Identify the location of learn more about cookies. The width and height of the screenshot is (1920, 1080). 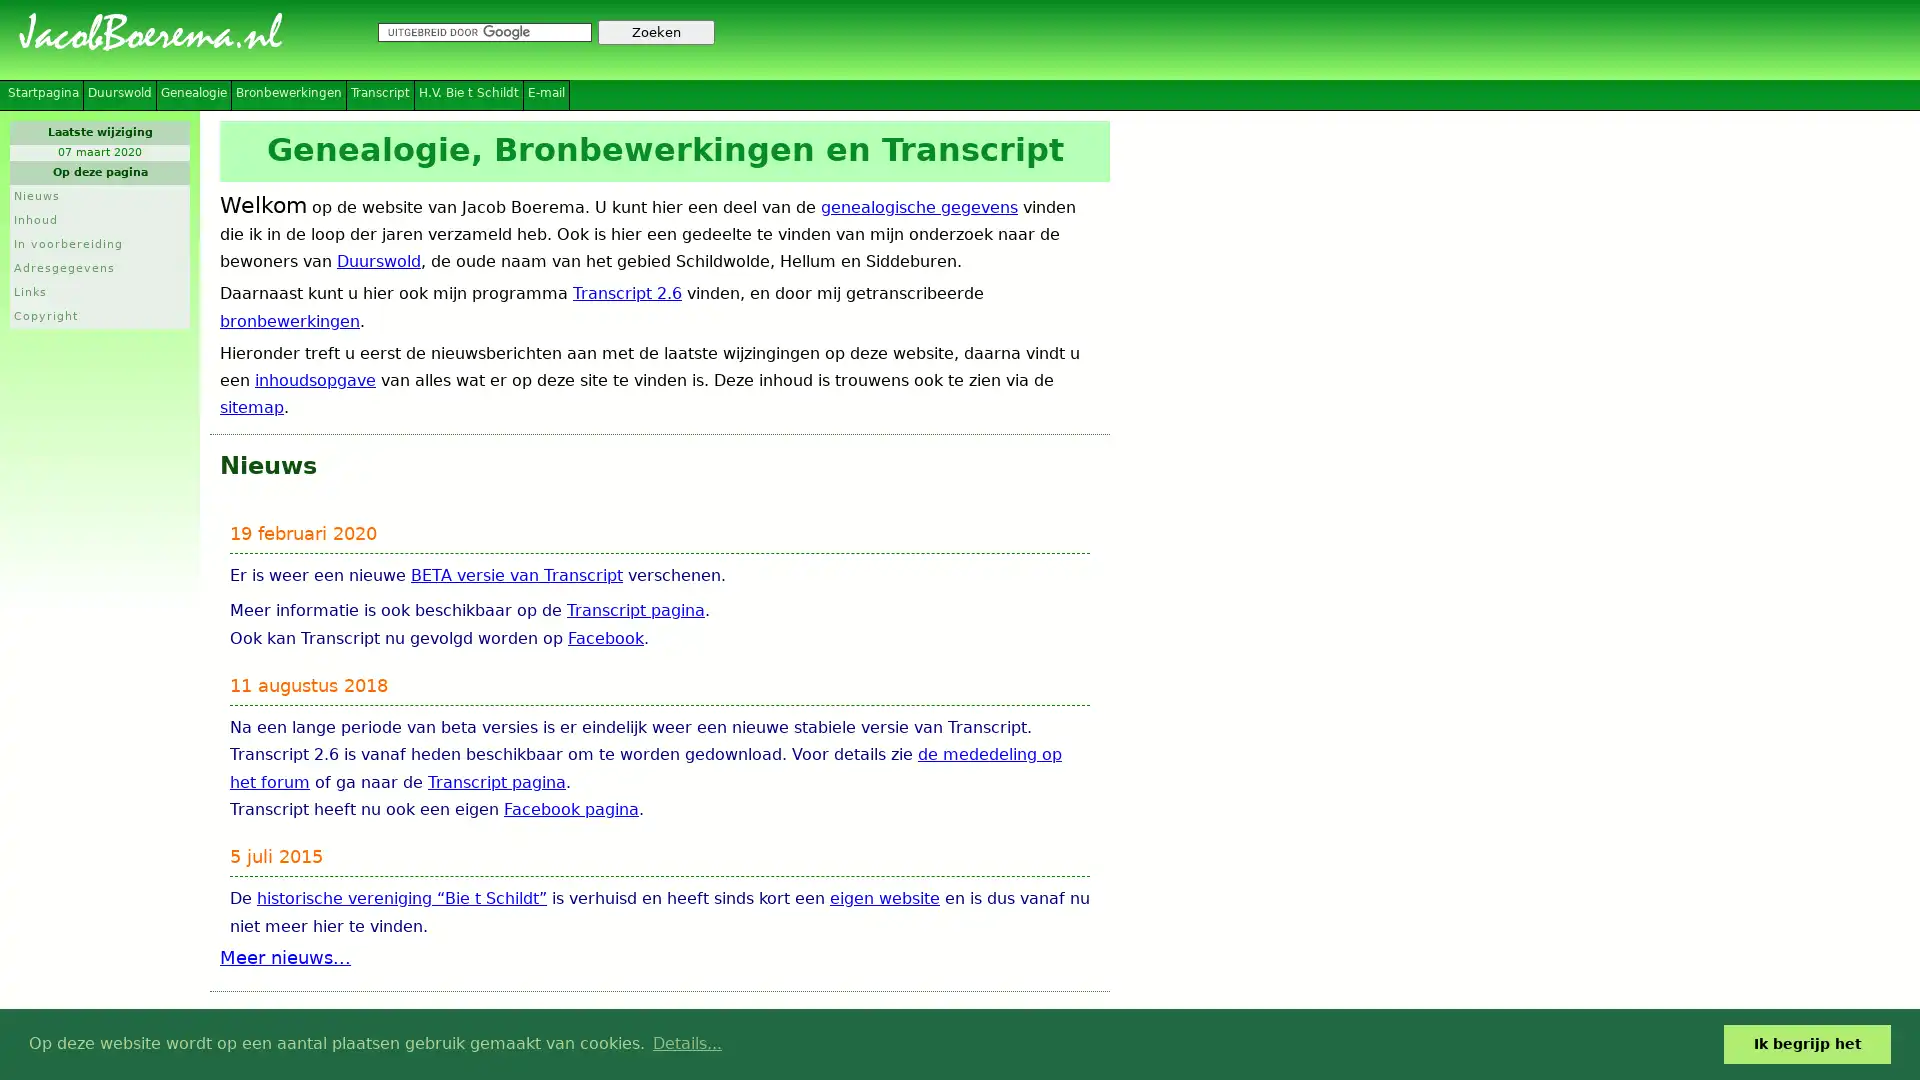
(686, 1043).